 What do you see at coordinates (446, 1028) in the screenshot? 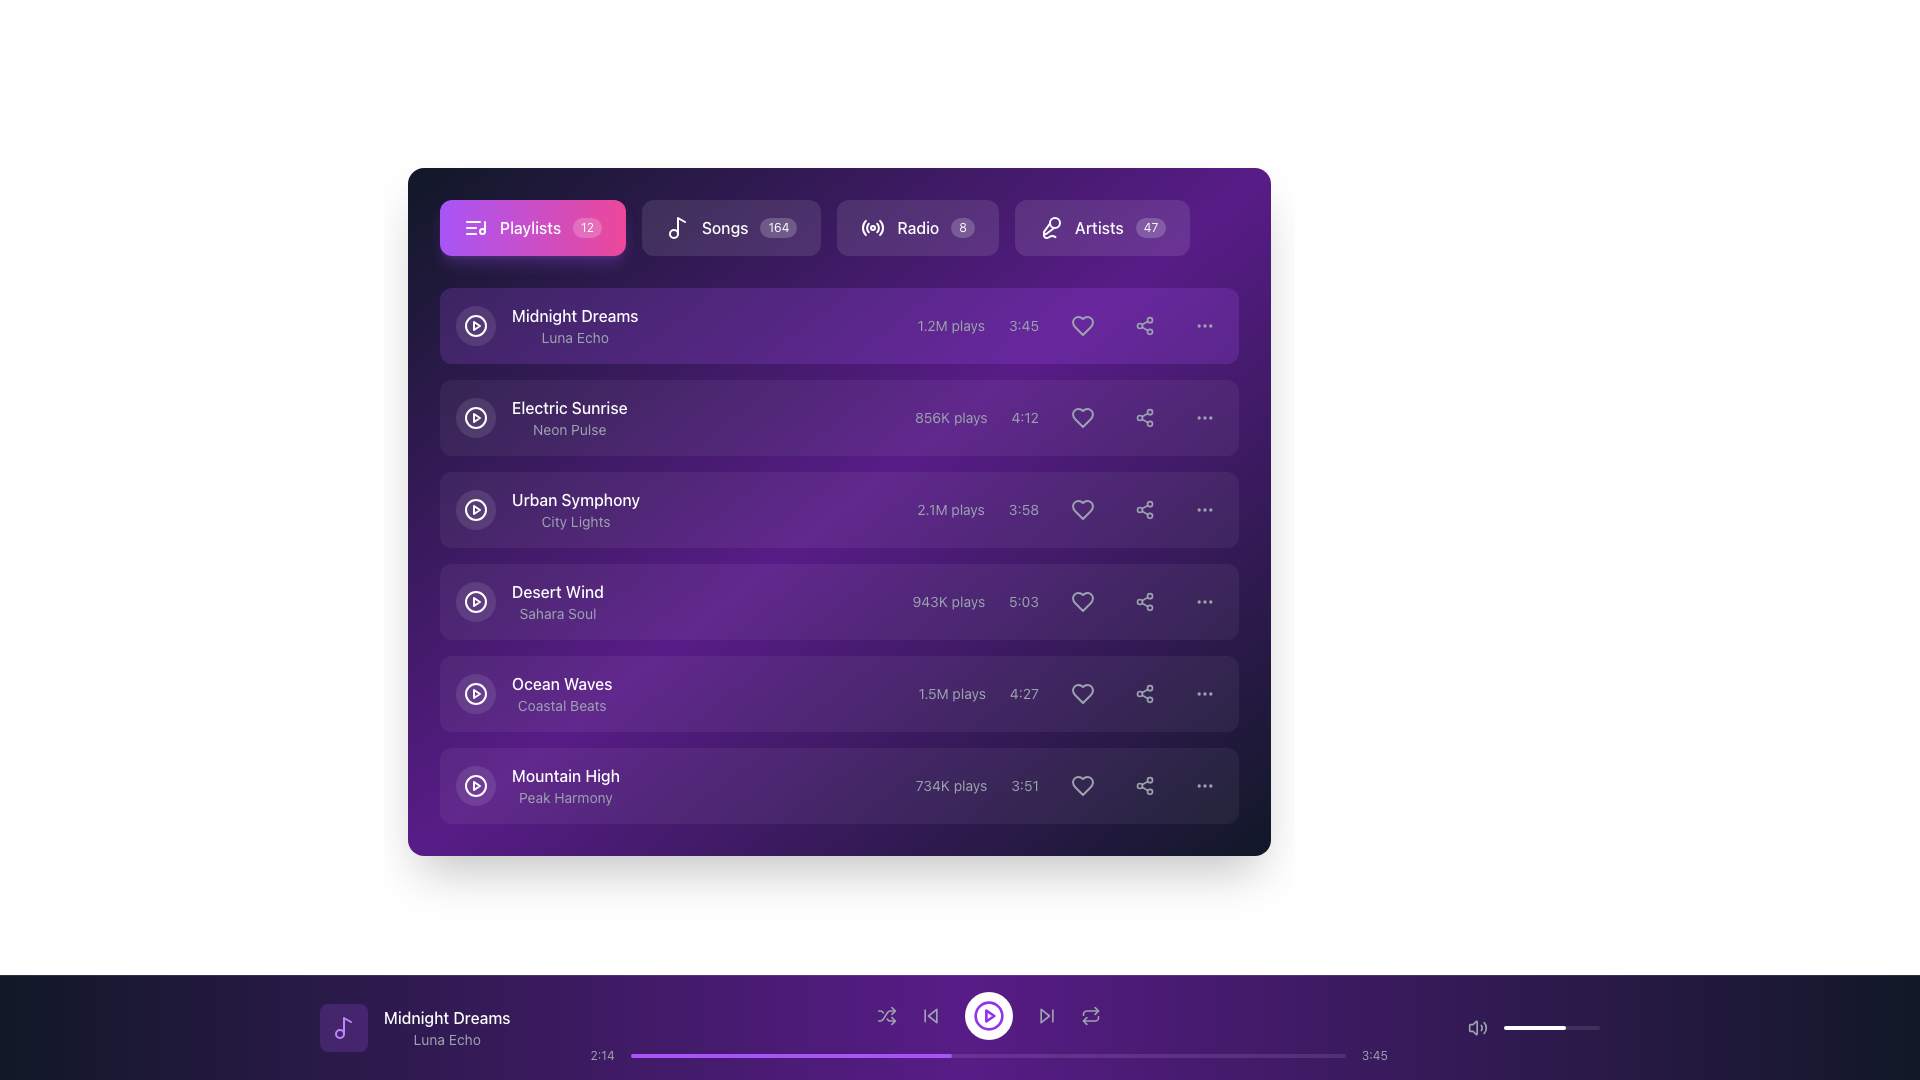
I see `the Text Label displaying 'Midnight Dreams' and 'Luna Echo', which is located near the bottom of the application interface, right of a musical note icon, on a dark purple background` at bounding box center [446, 1028].